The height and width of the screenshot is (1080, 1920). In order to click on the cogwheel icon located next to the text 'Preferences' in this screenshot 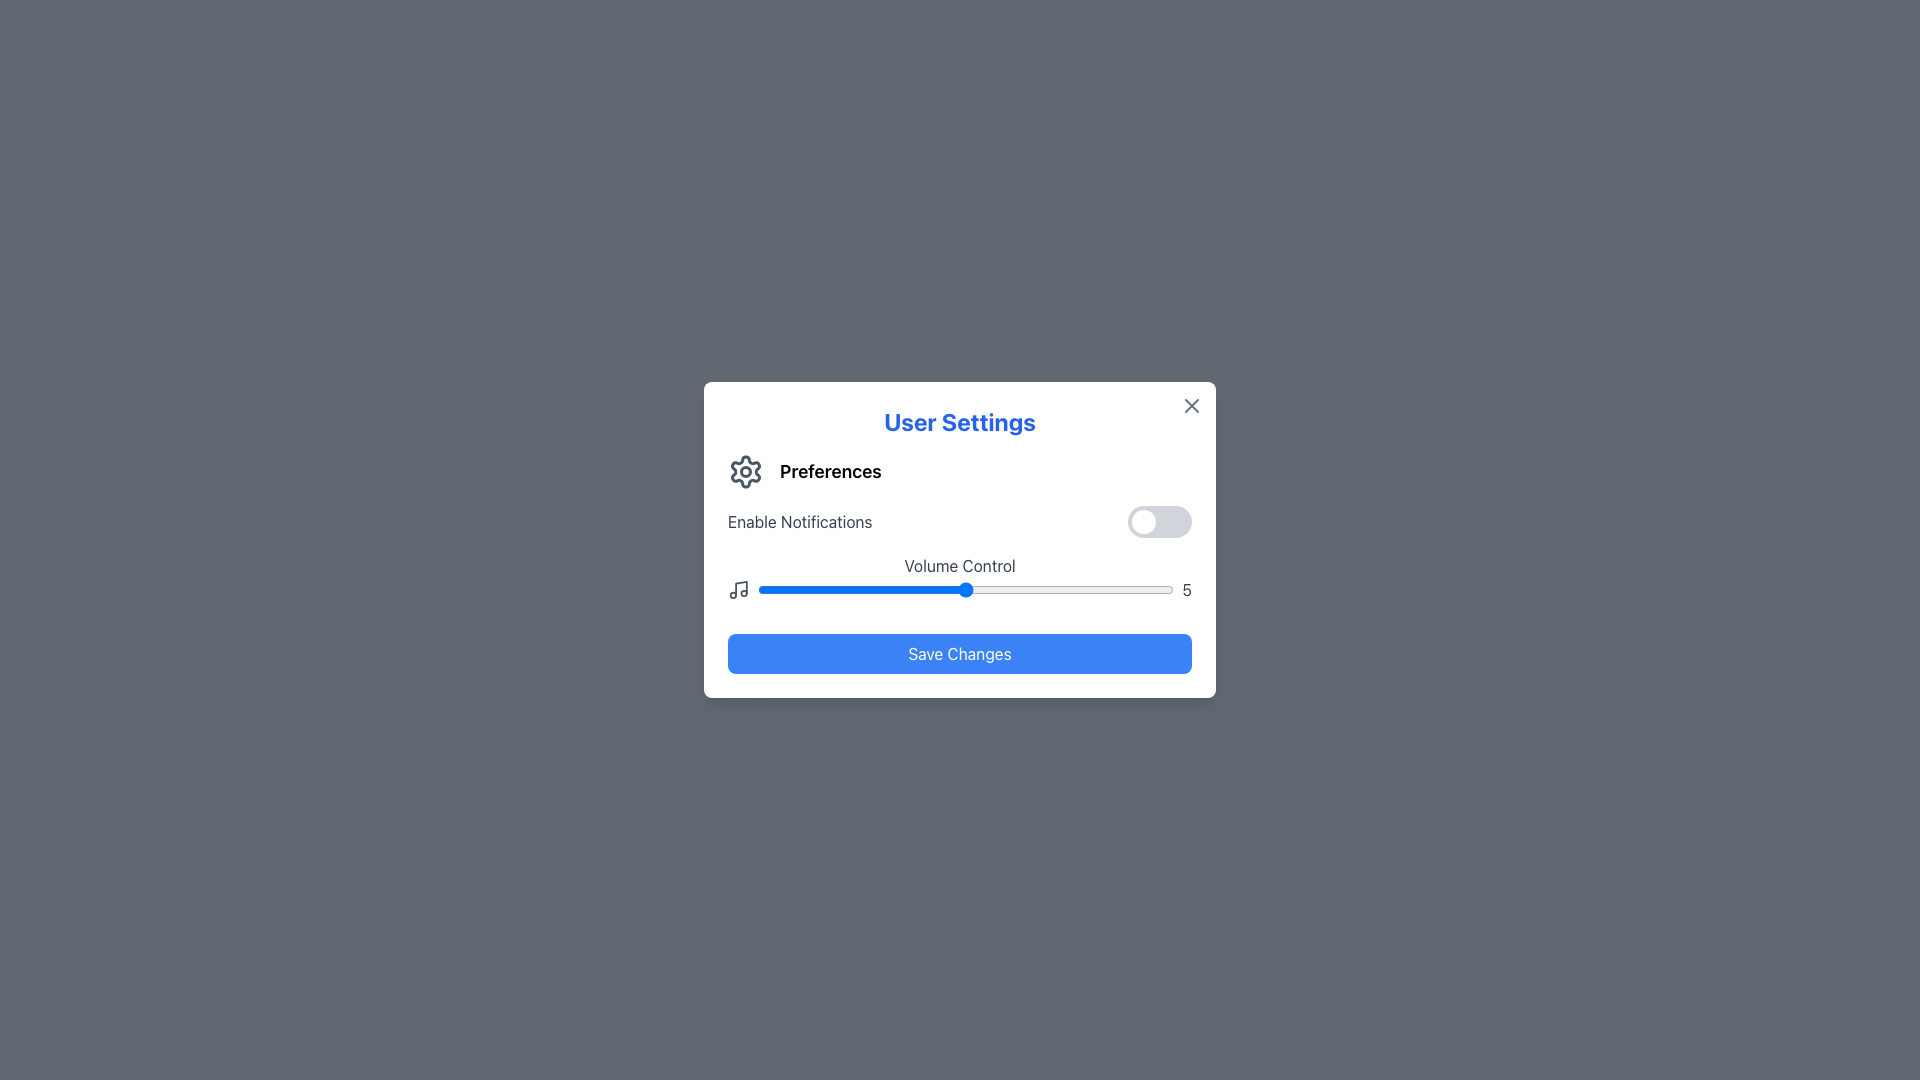, I will do `click(744, 471)`.